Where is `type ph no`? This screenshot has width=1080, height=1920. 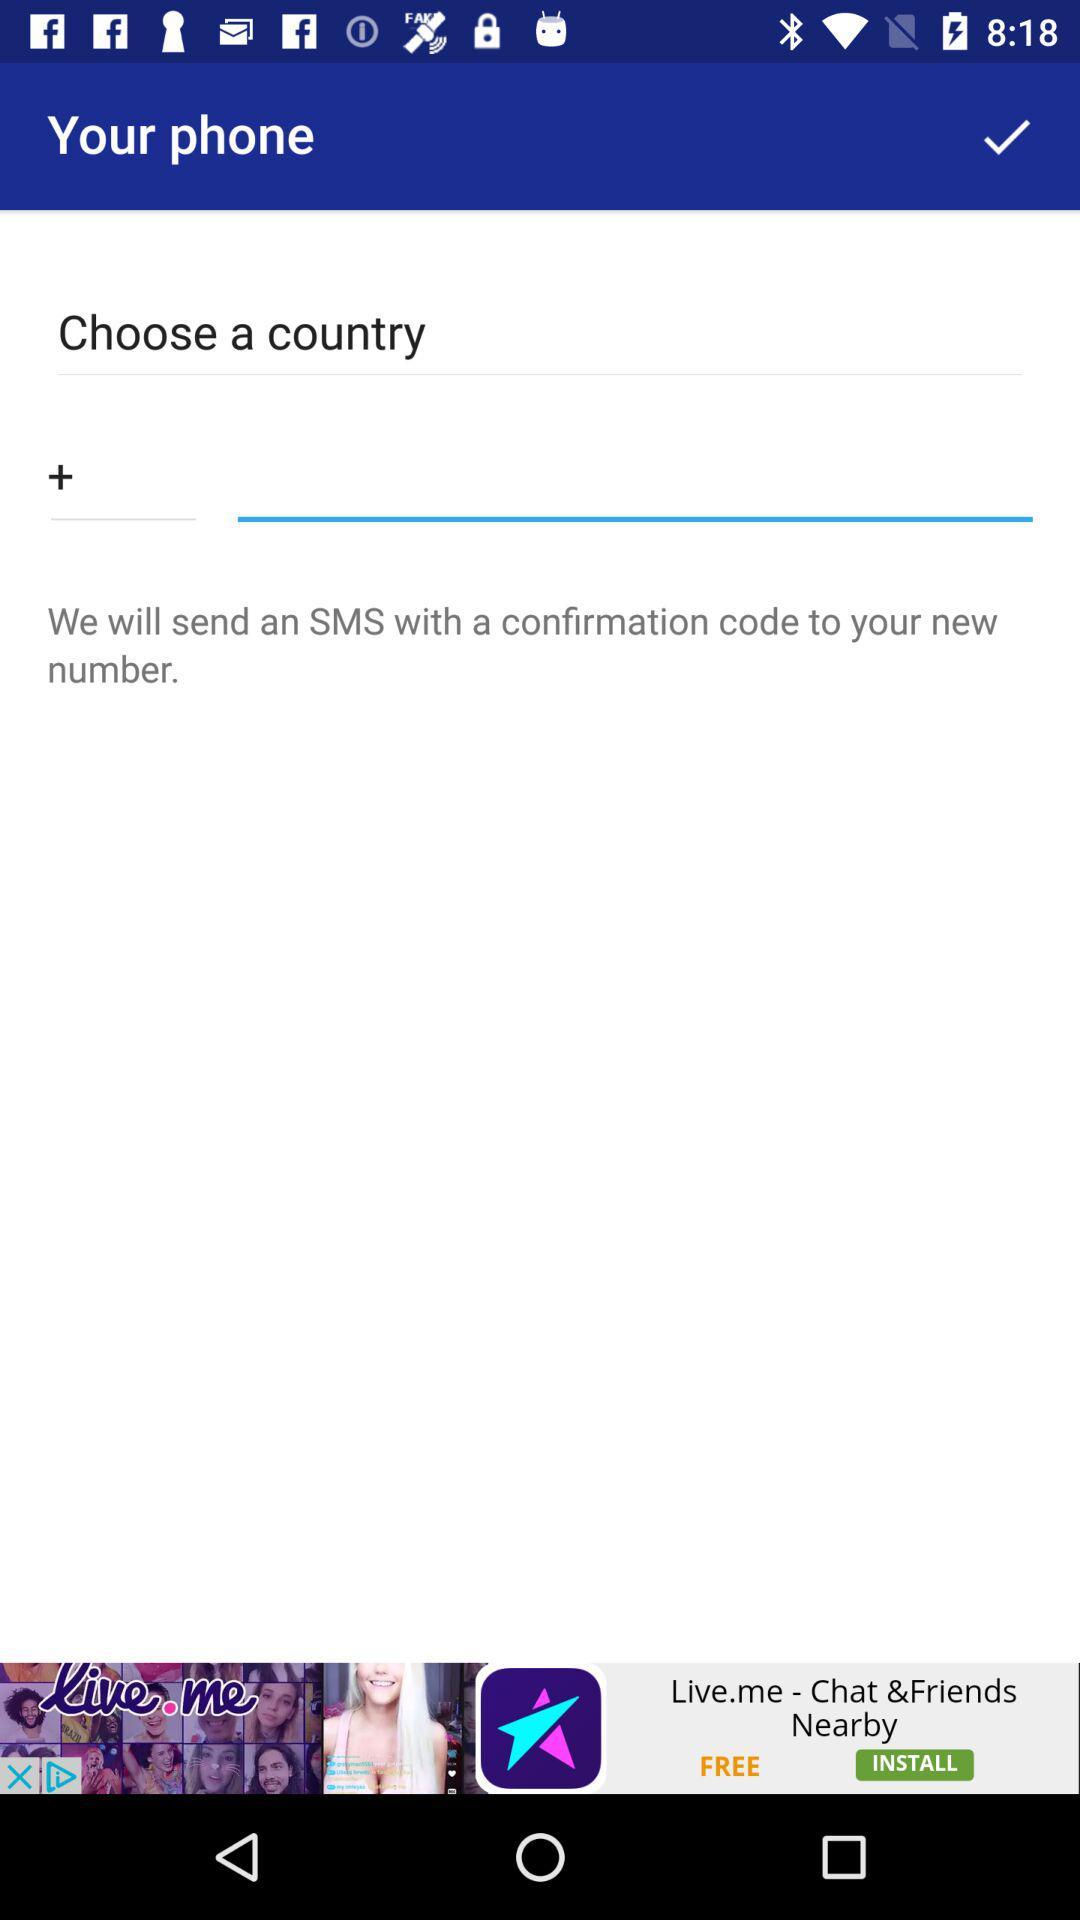 type ph no is located at coordinates (123, 473).